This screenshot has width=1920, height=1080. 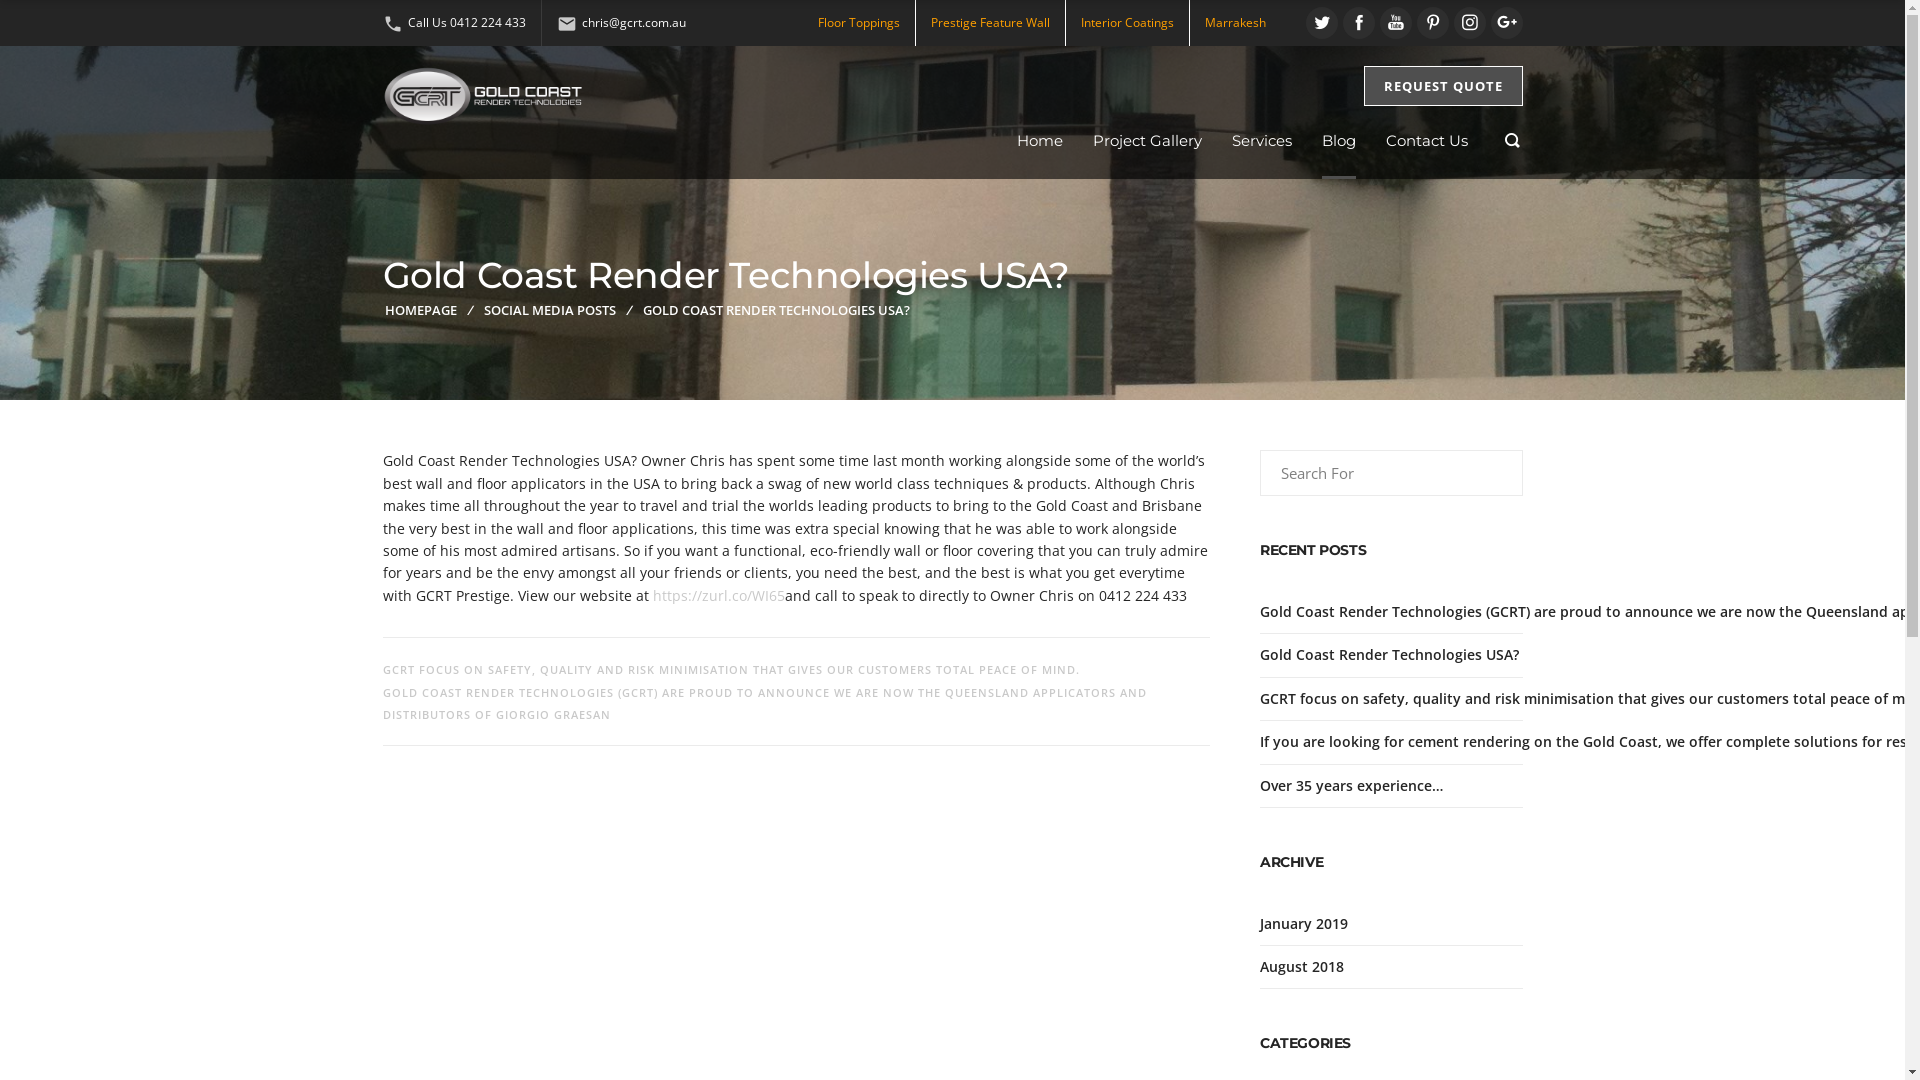 I want to click on 'Contact Us', so click(x=1425, y=141).